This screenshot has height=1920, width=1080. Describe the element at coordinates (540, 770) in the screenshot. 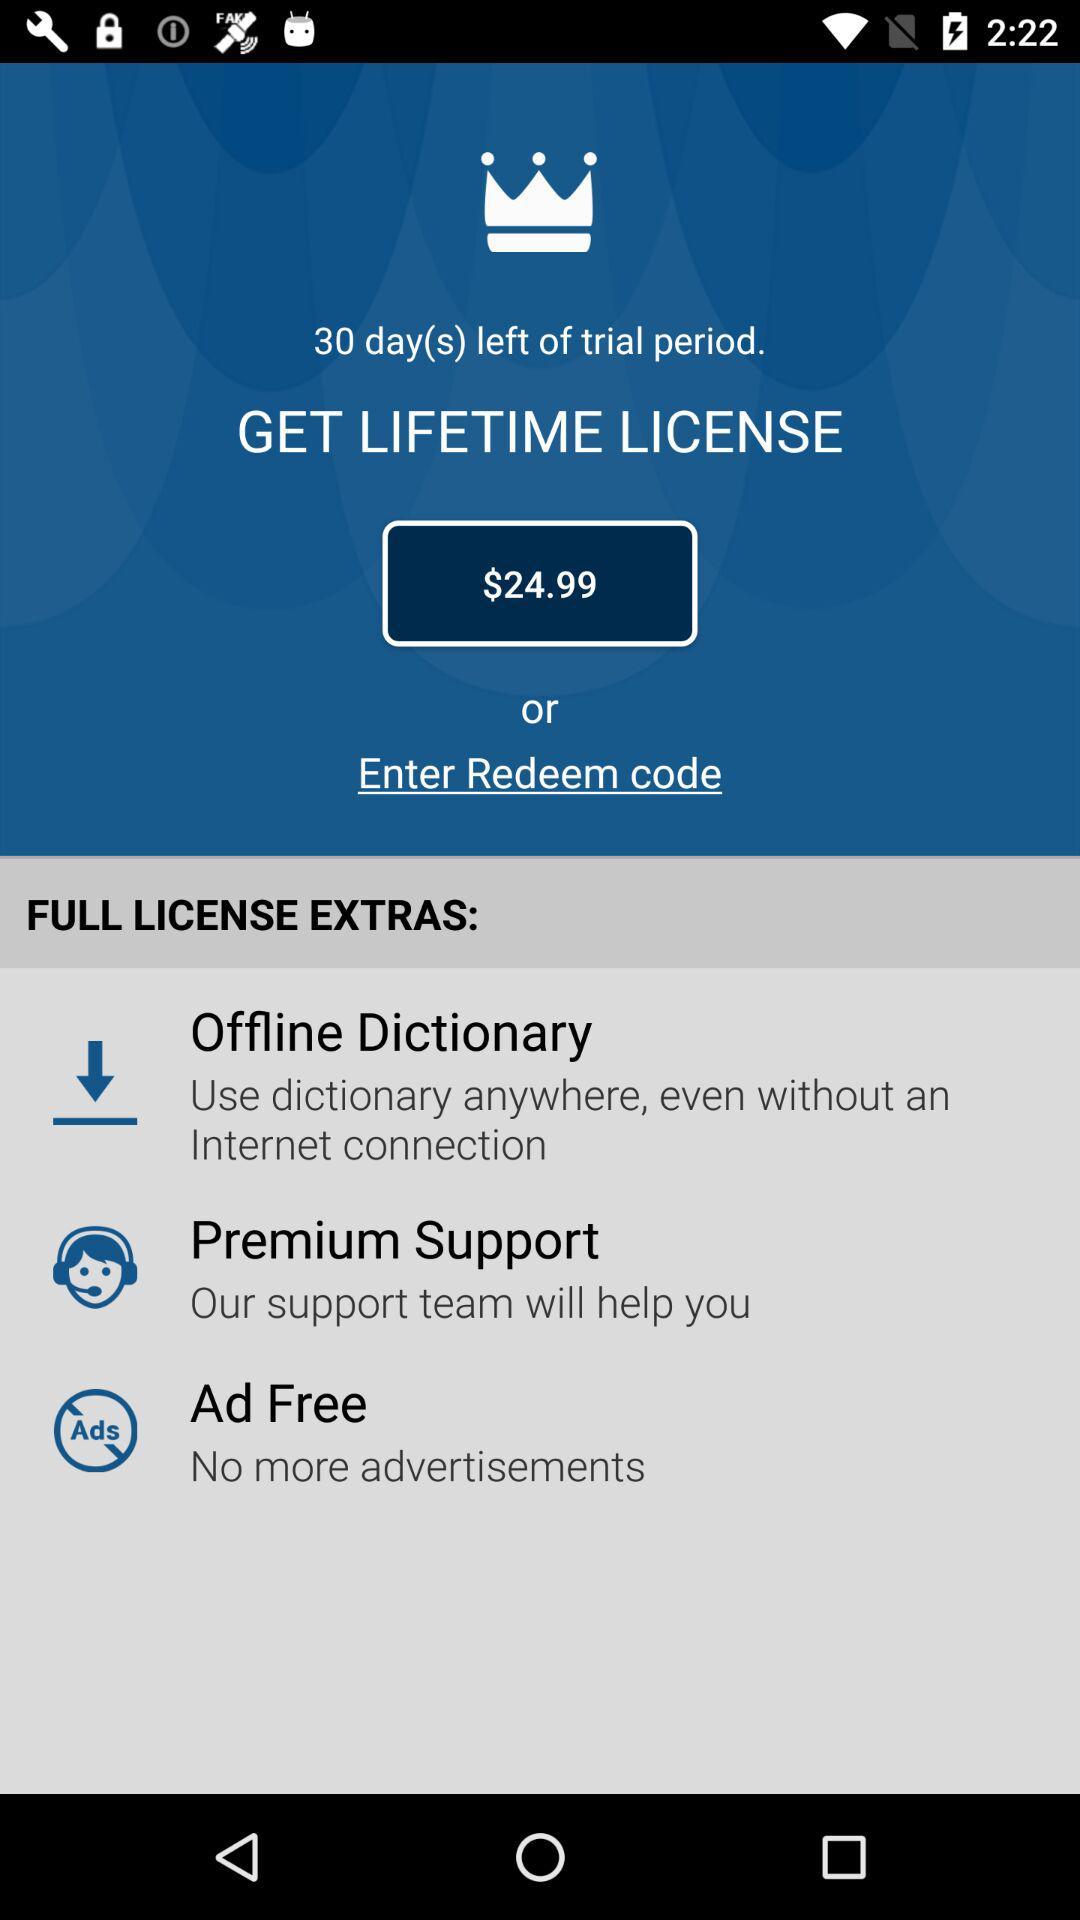

I see `the enter redeem code icon` at that location.